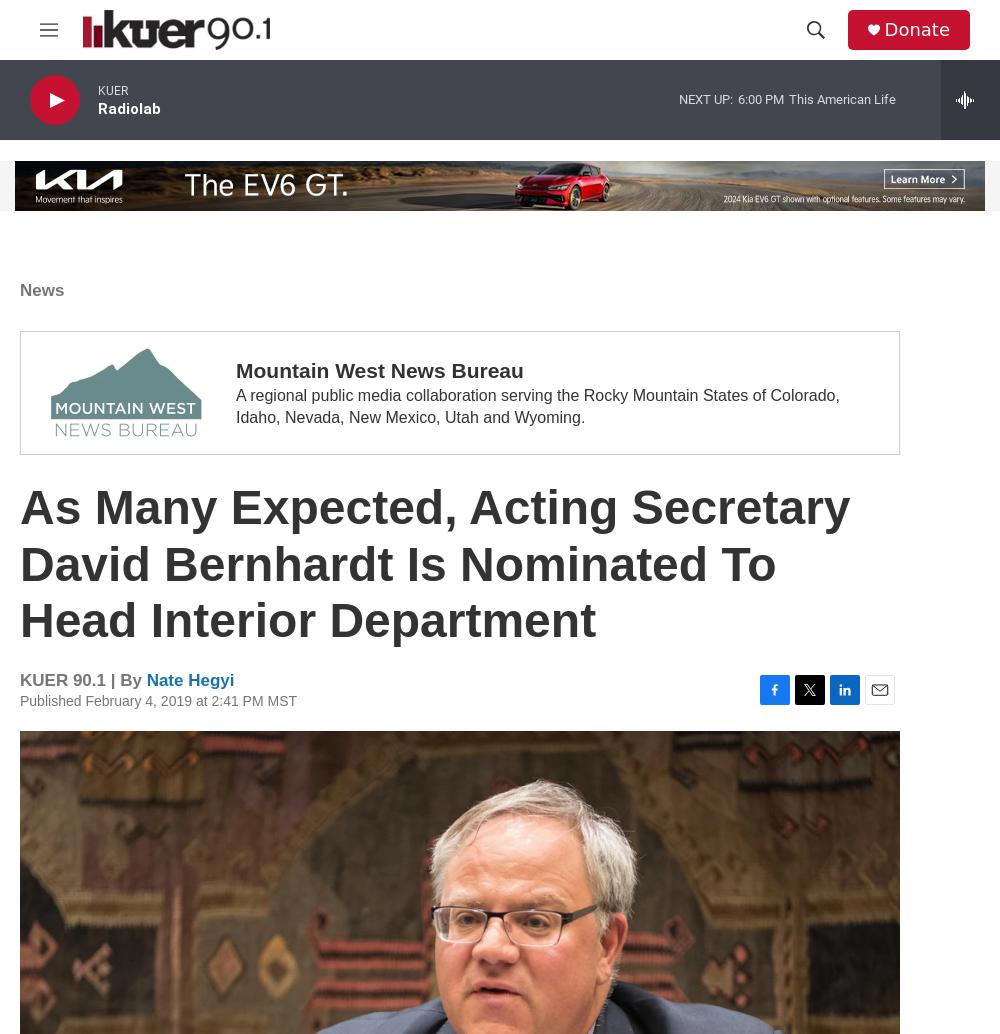 The height and width of the screenshot is (1034, 1000). Describe the element at coordinates (435, 564) in the screenshot. I see `'As Many Expected, Acting Secretary David Bernhardt Is Nominated To Head Interior Department'` at that location.